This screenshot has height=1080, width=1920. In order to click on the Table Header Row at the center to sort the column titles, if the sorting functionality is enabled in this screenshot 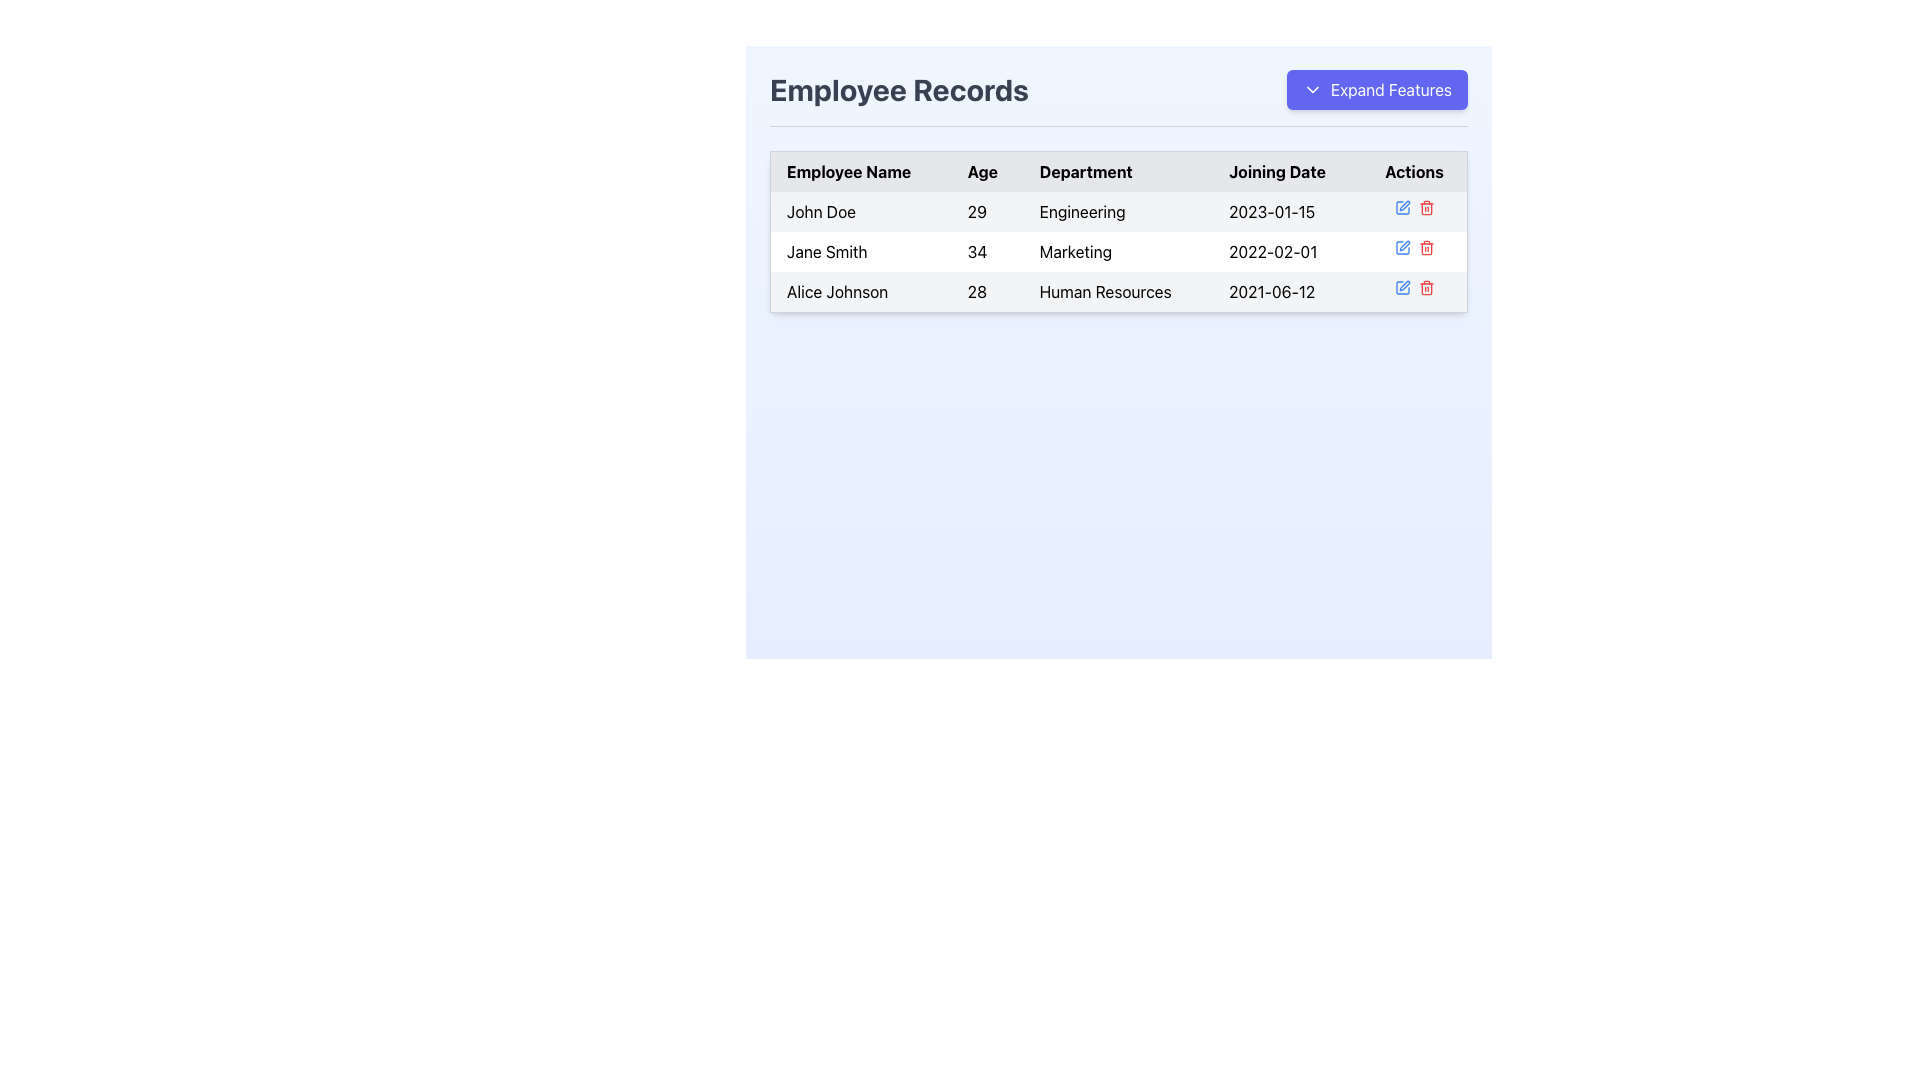, I will do `click(1117, 169)`.